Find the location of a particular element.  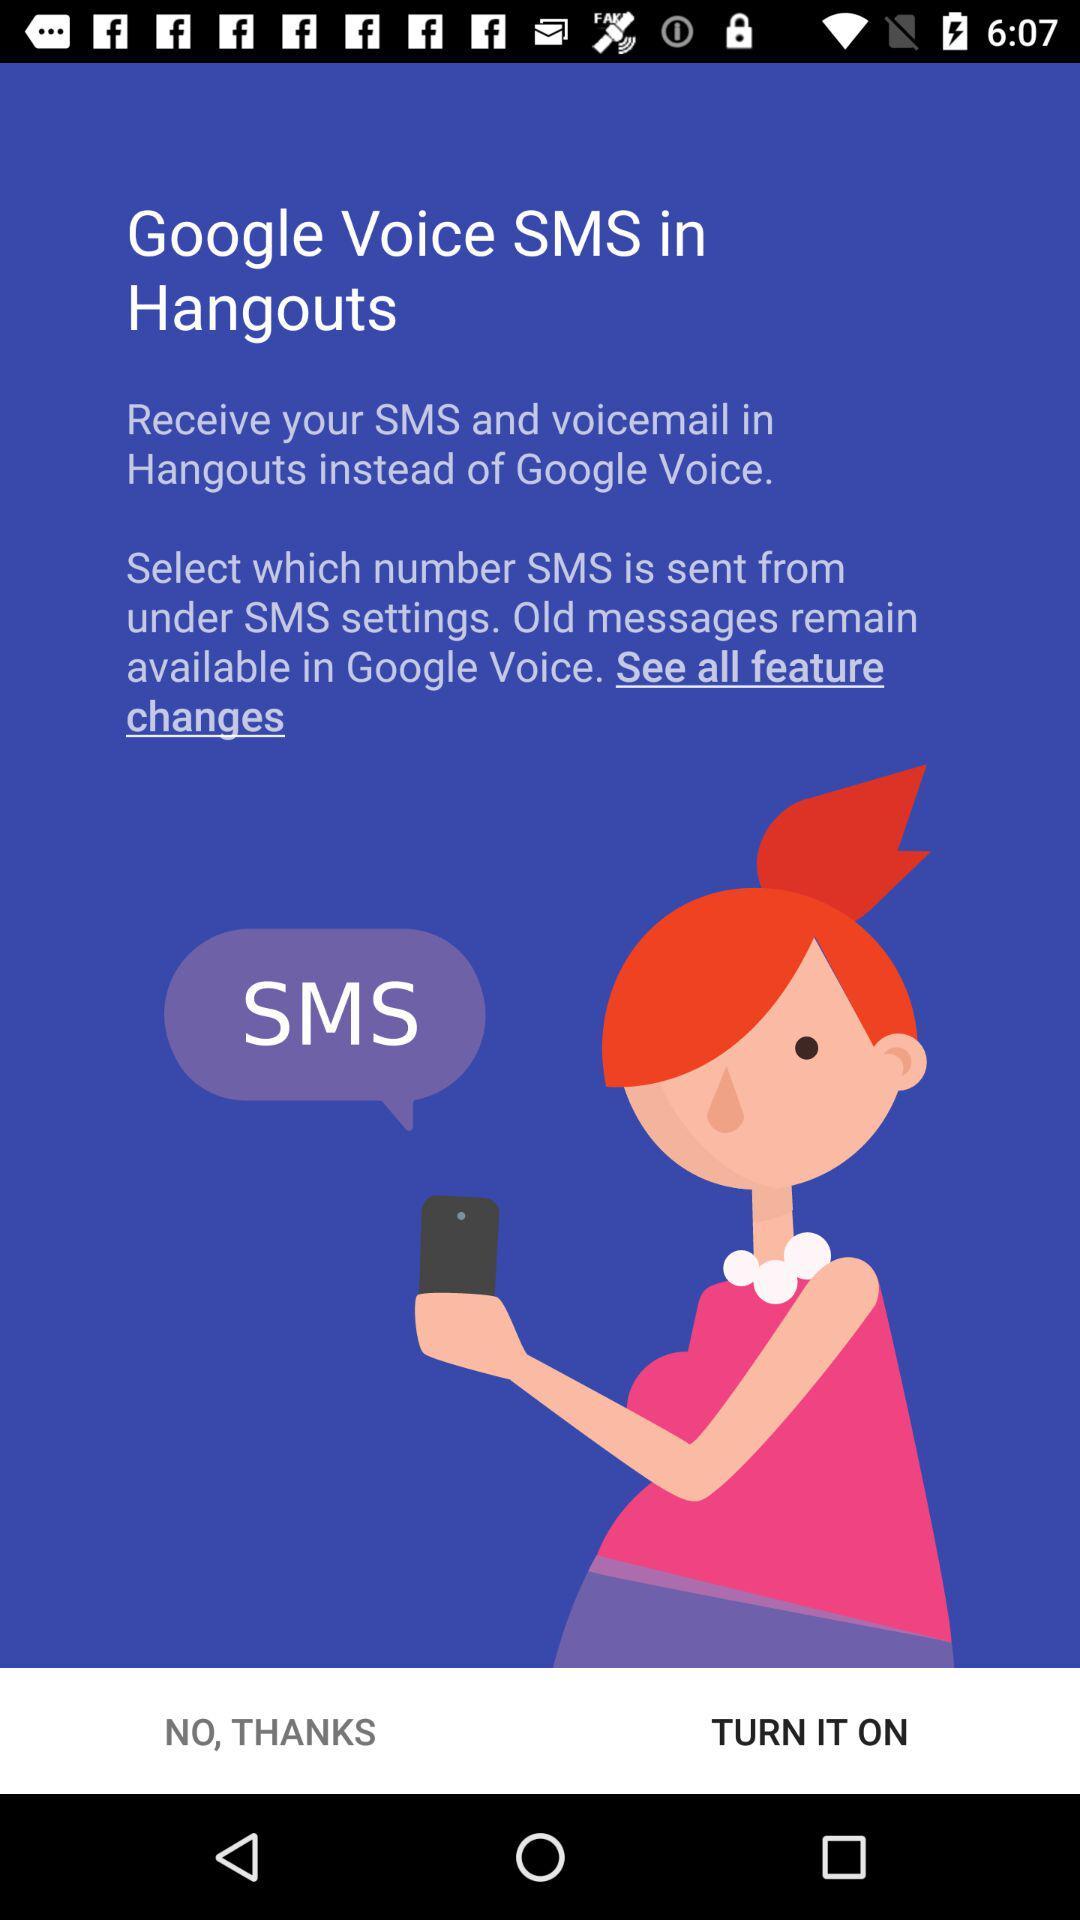

turn it on item is located at coordinates (810, 1730).